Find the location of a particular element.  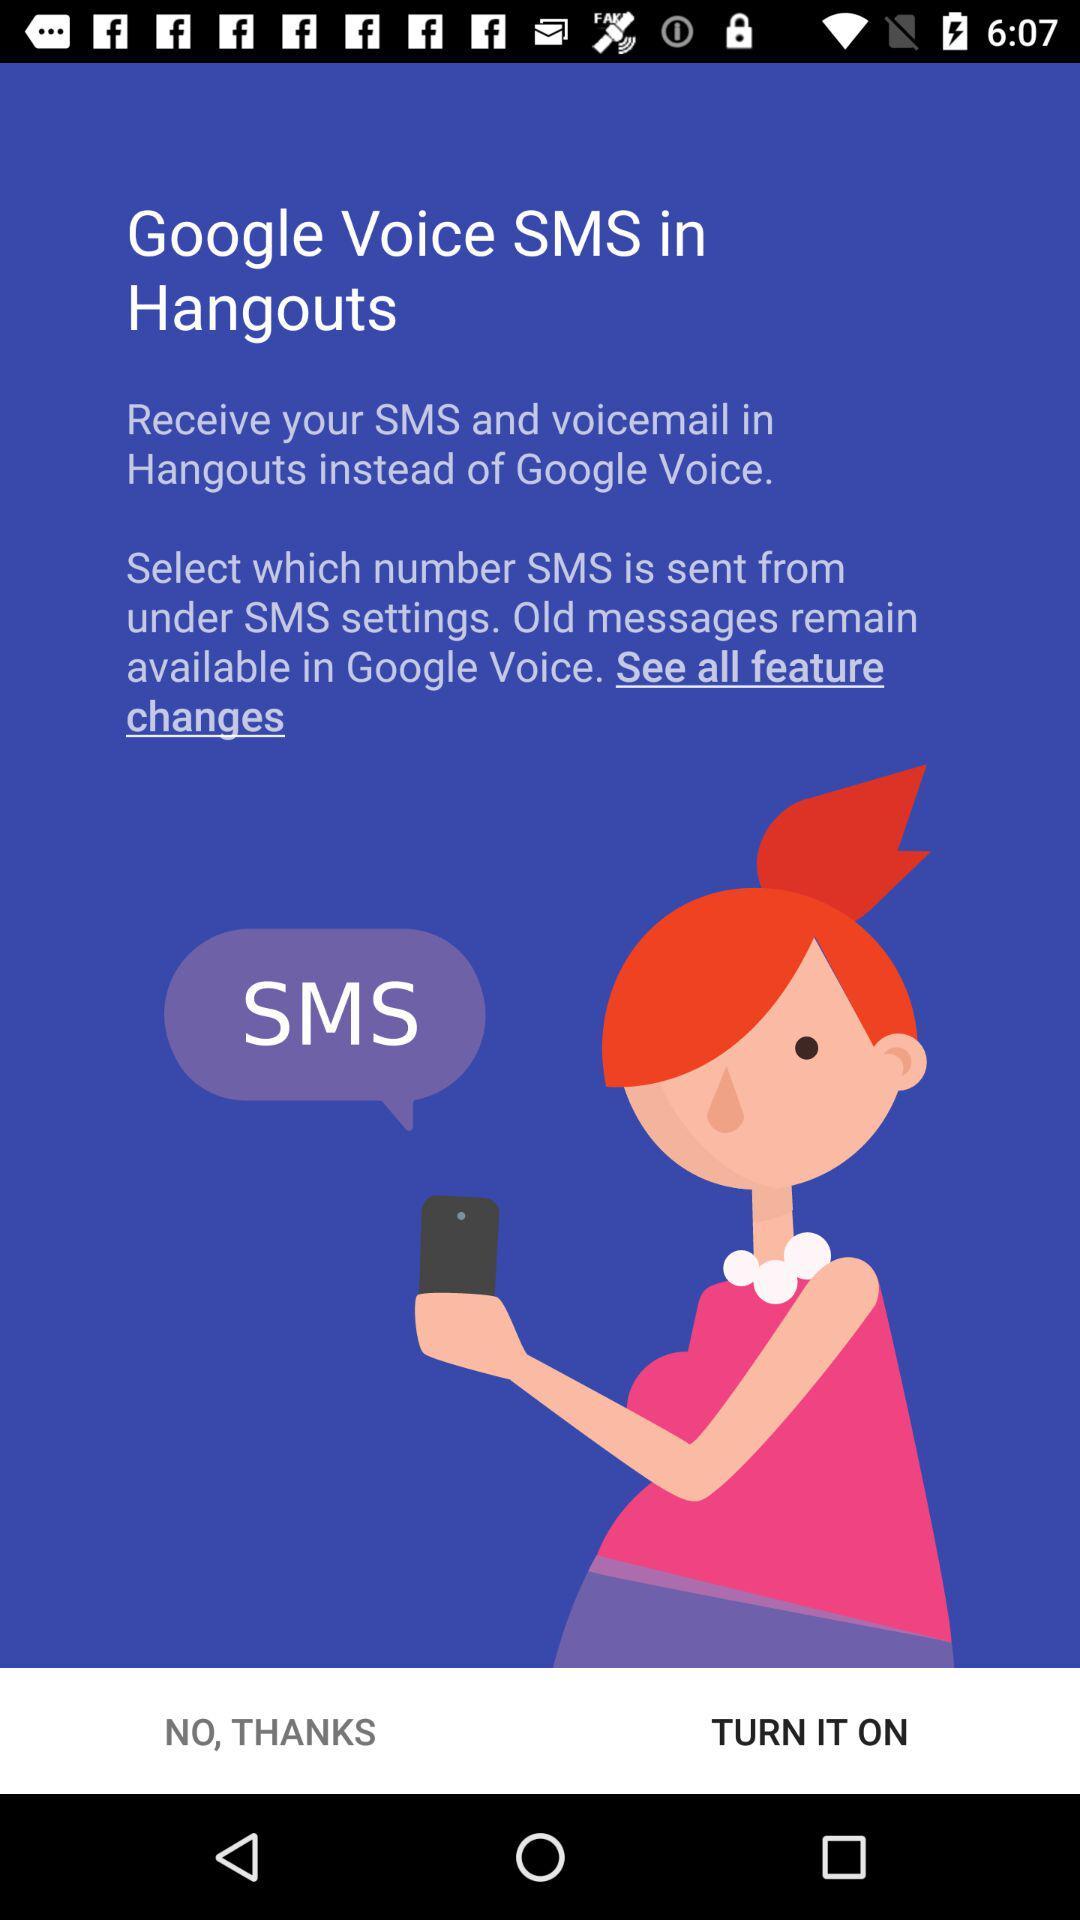

turn it on item is located at coordinates (810, 1730).